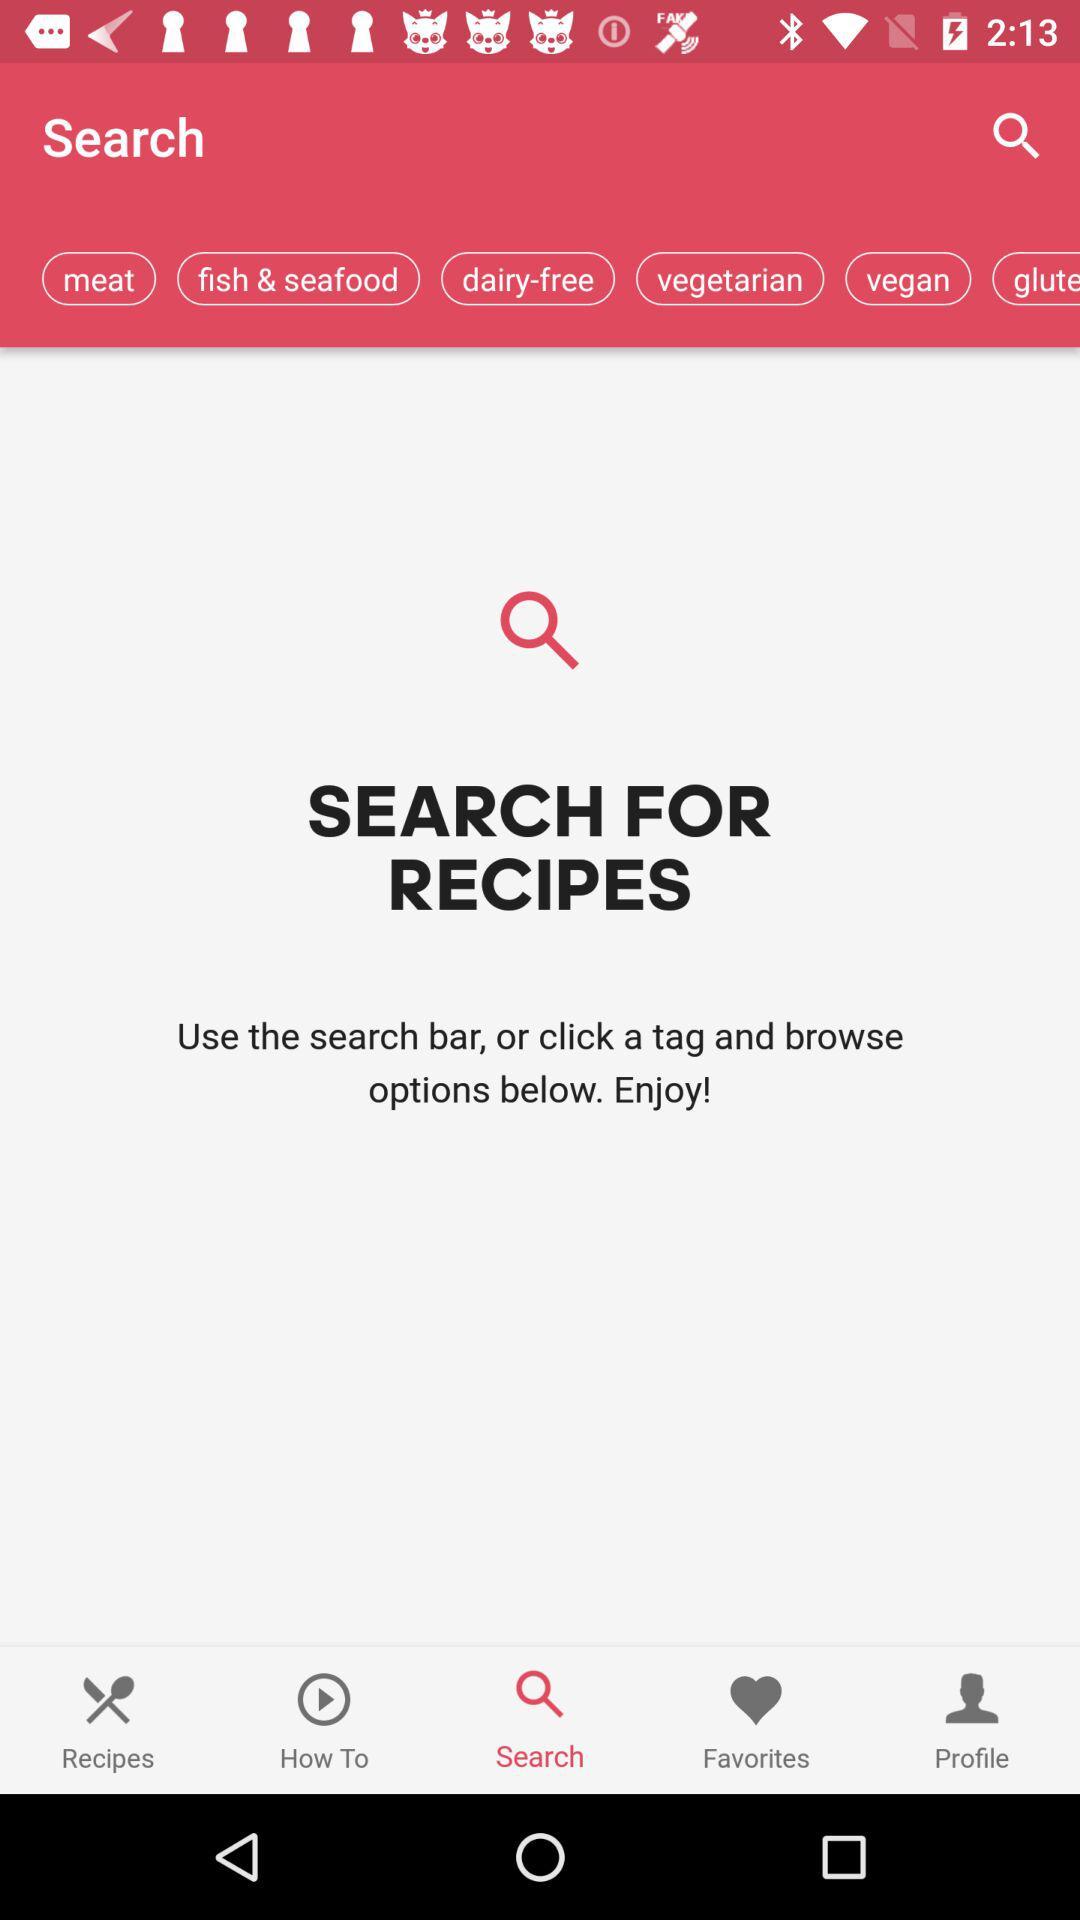 This screenshot has height=1920, width=1080. What do you see at coordinates (99, 277) in the screenshot?
I see `the item below search item` at bounding box center [99, 277].